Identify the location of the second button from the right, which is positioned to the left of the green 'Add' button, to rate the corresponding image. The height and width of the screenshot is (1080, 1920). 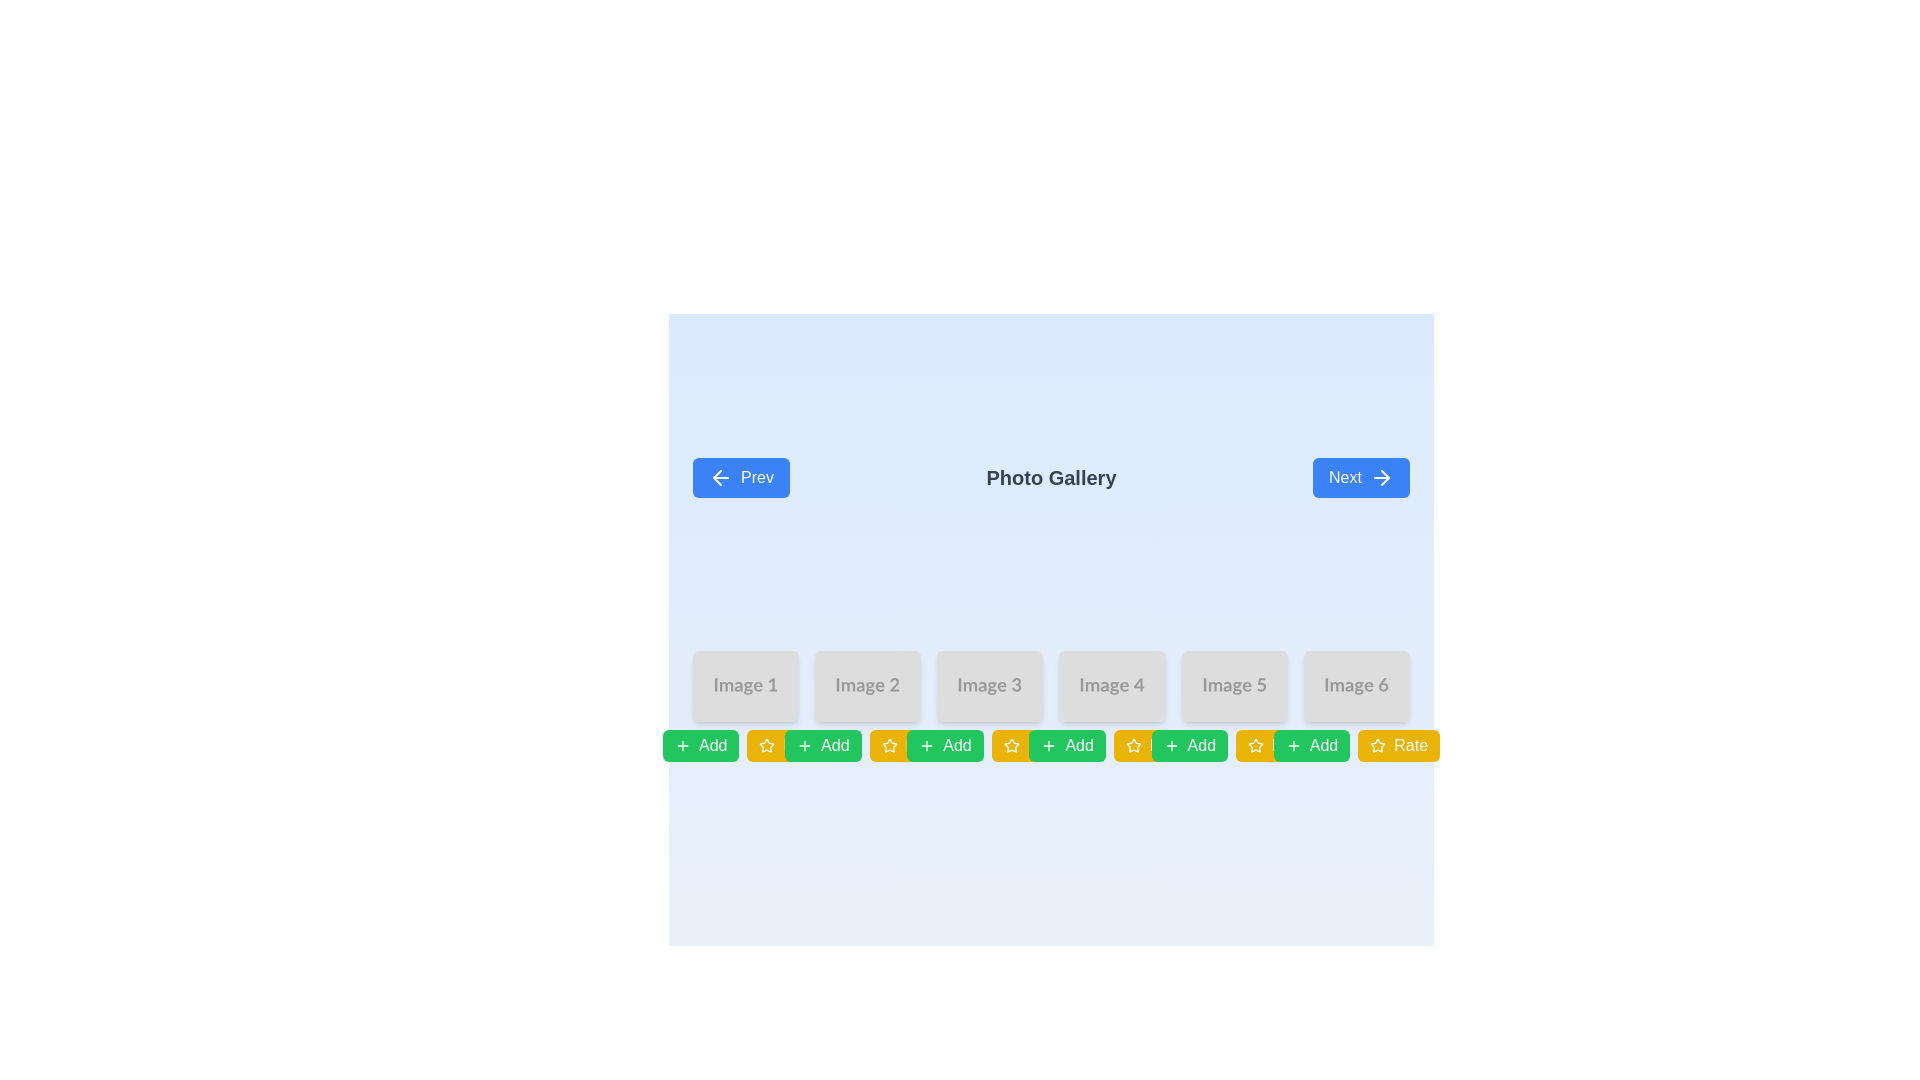
(787, 745).